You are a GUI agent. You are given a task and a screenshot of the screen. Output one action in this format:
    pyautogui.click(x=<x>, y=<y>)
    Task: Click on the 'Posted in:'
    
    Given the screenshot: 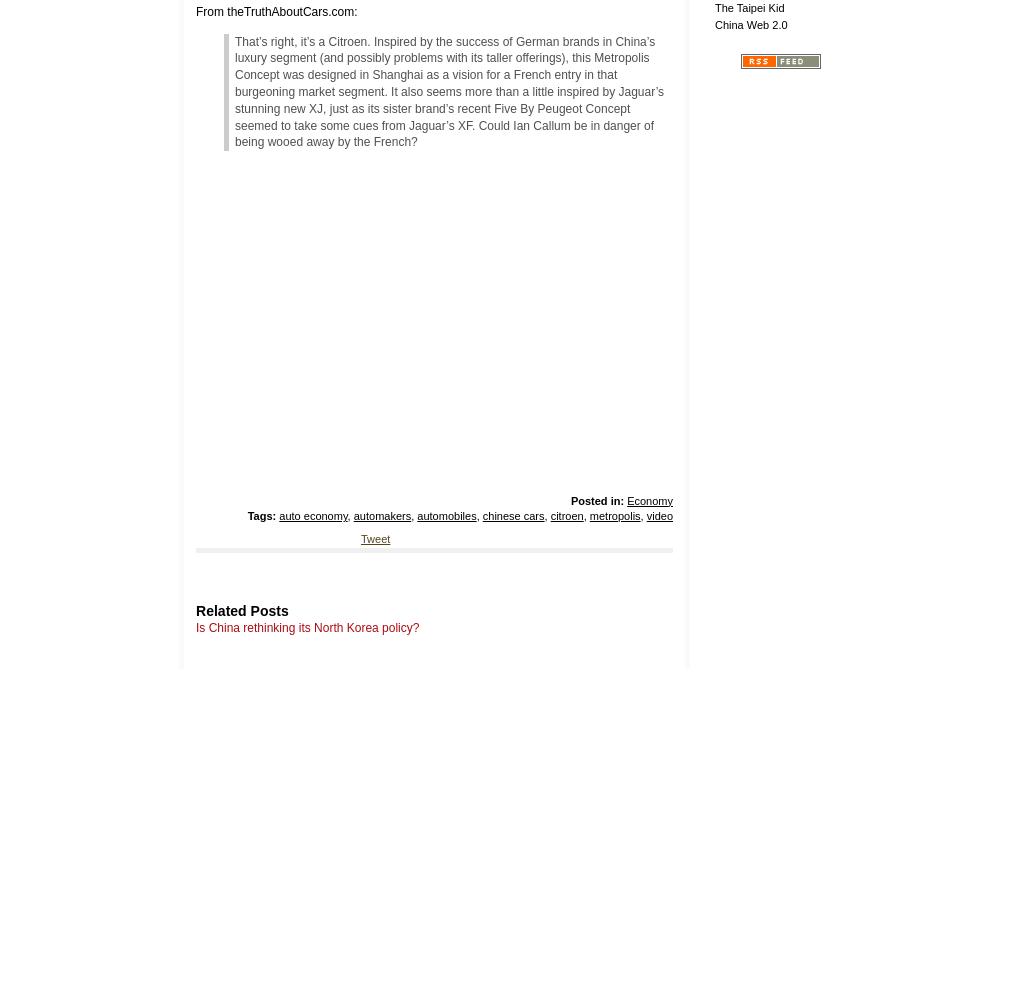 What is the action you would take?
    pyautogui.click(x=597, y=500)
    